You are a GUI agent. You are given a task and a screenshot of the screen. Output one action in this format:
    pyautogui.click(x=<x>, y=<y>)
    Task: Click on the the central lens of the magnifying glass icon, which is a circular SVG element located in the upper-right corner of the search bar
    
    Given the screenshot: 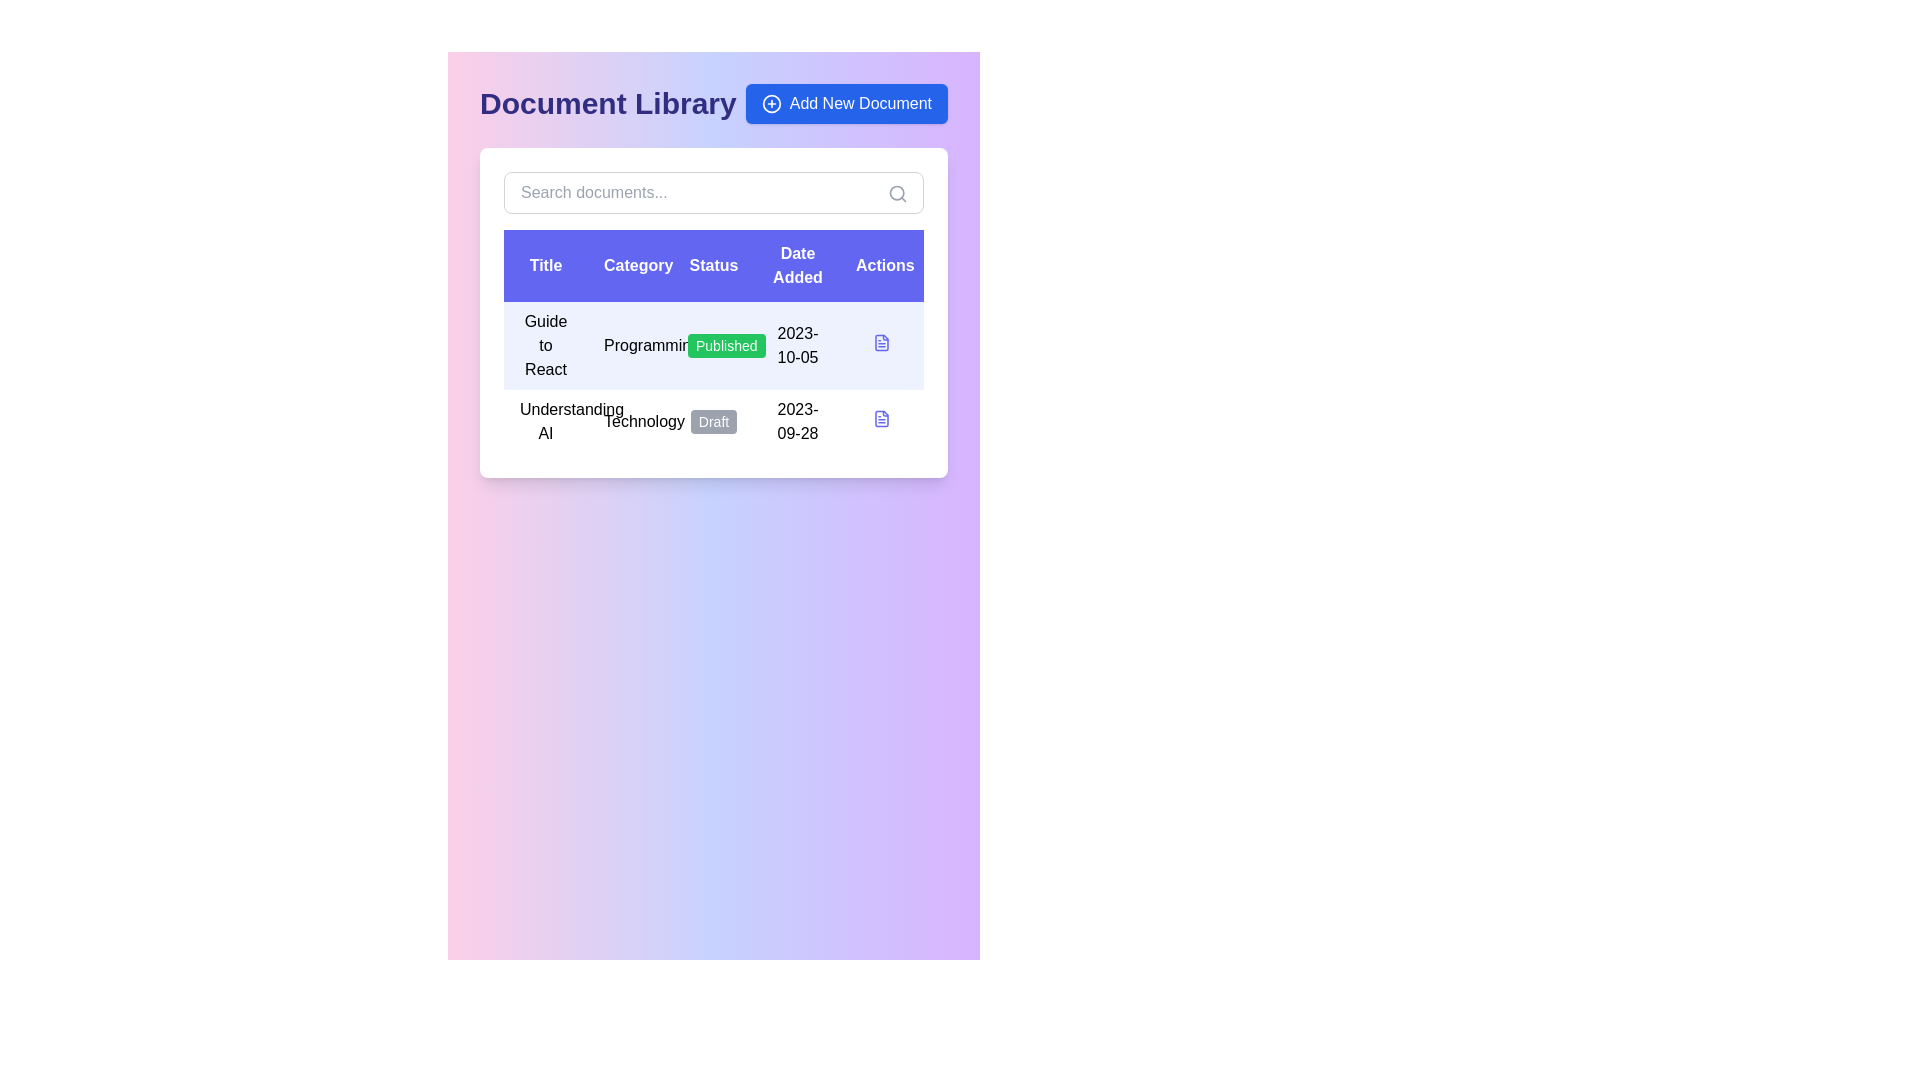 What is the action you would take?
    pyautogui.click(x=896, y=193)
    